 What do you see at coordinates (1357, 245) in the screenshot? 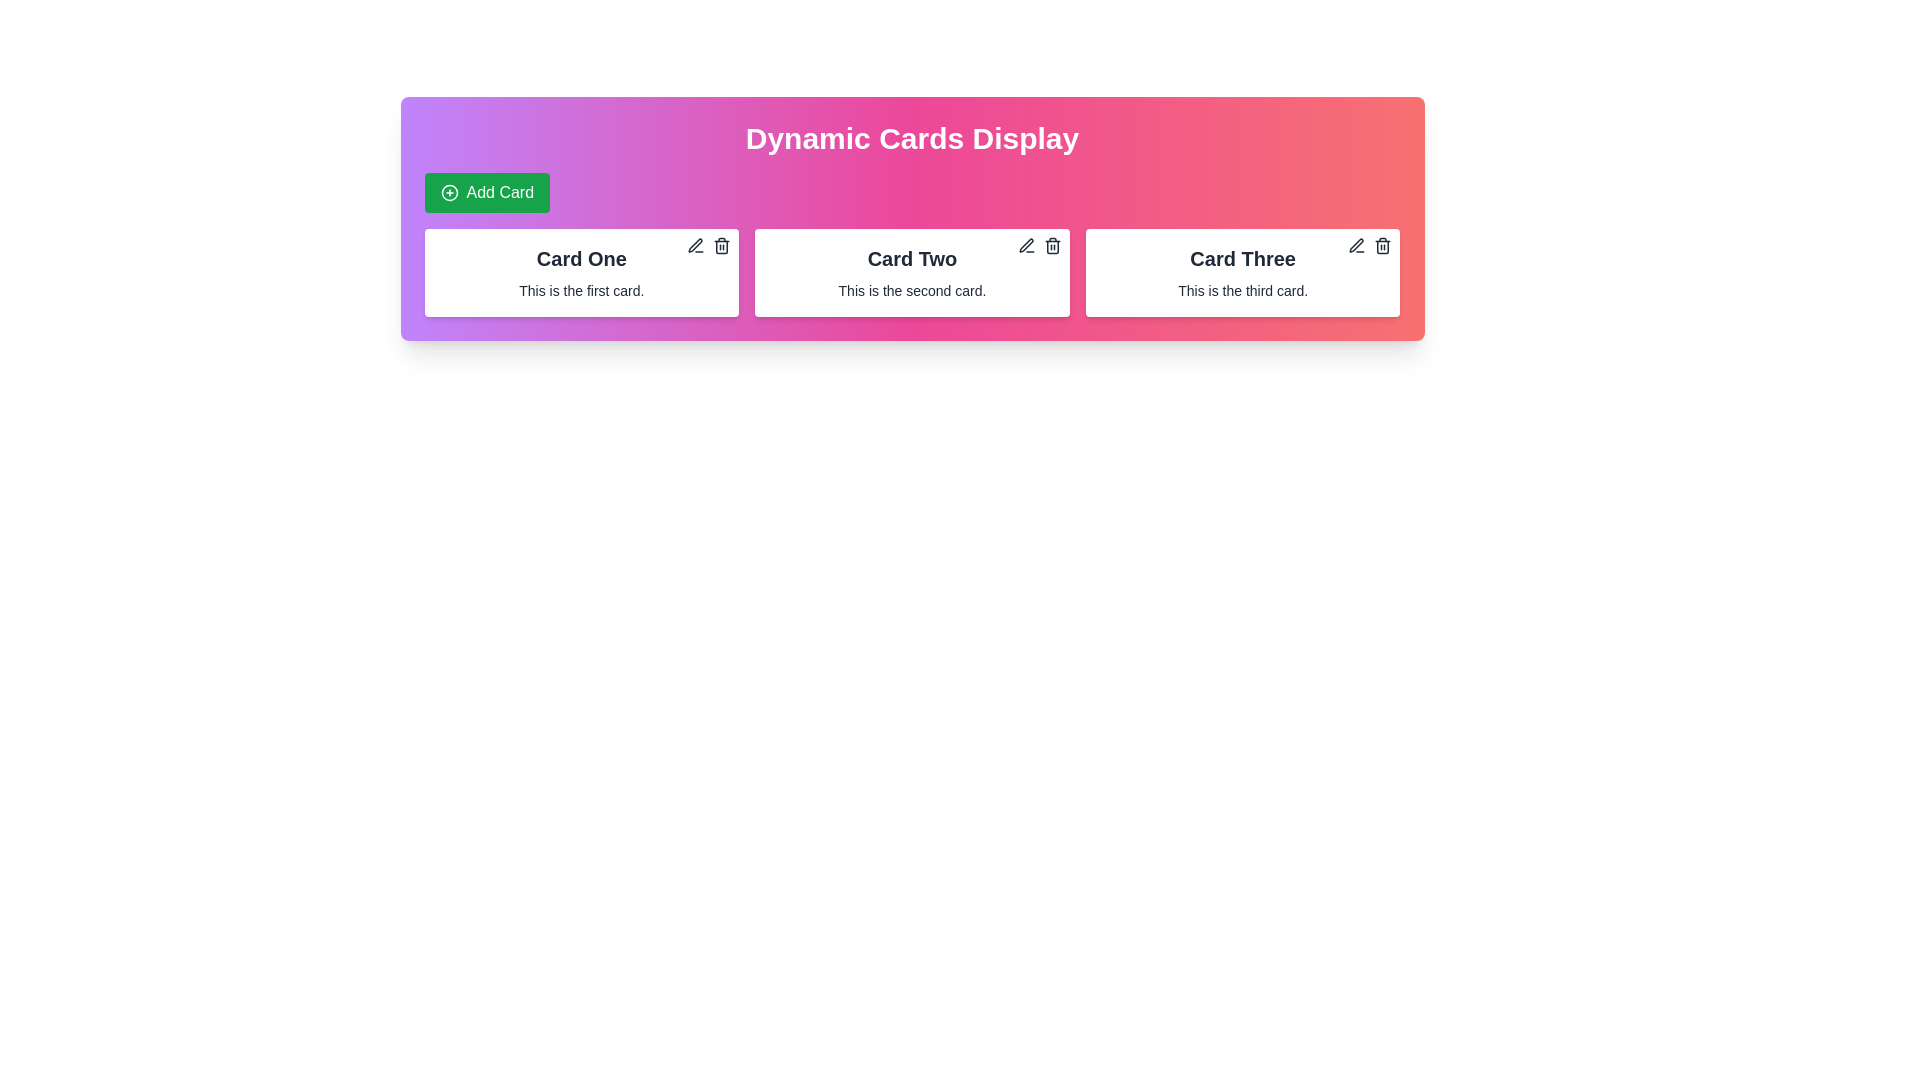
I see `the Icon button located in the top-right corner of the third card element labeled 'Card Three', which is the first among two interactable icons` at bounding box center [1357, 245].